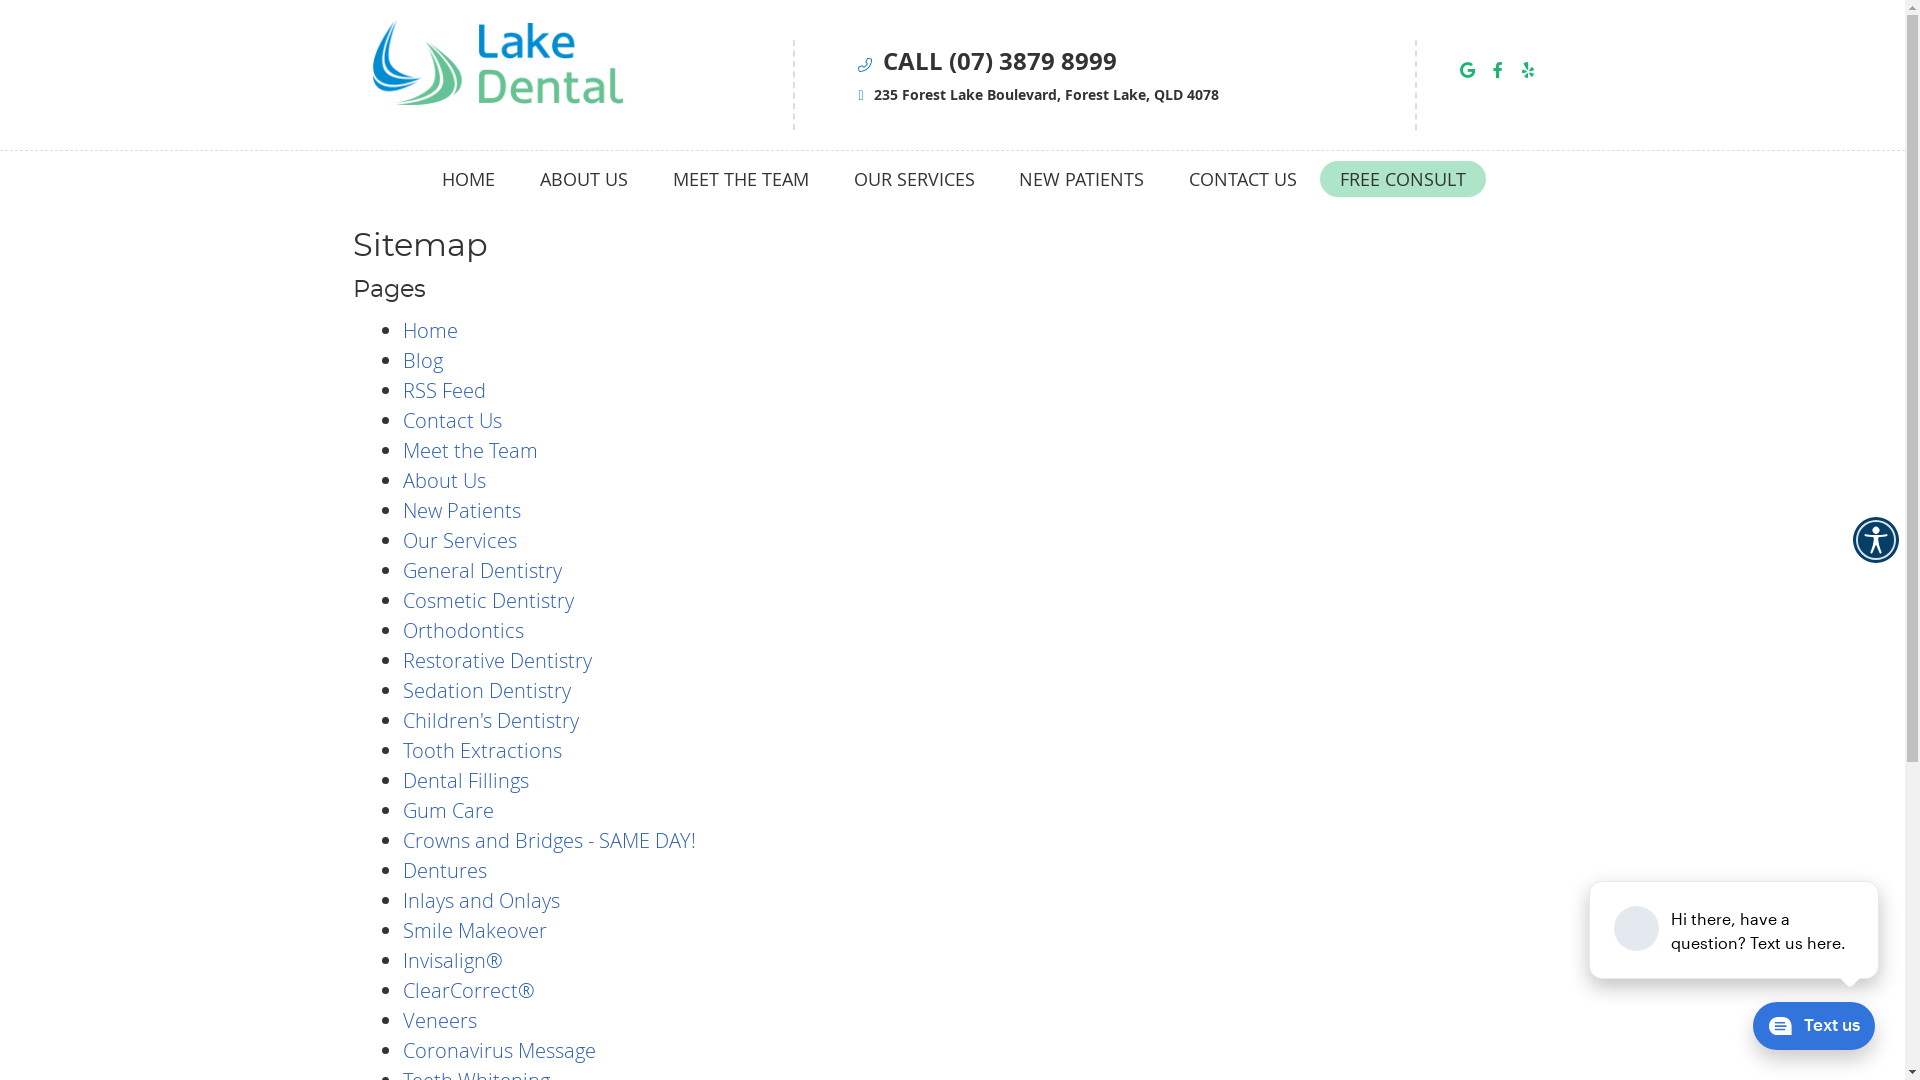 The height and width of the screenshot is (1080, 1920). I want to click on 'FREE CONSULT', so click(1401, 177).